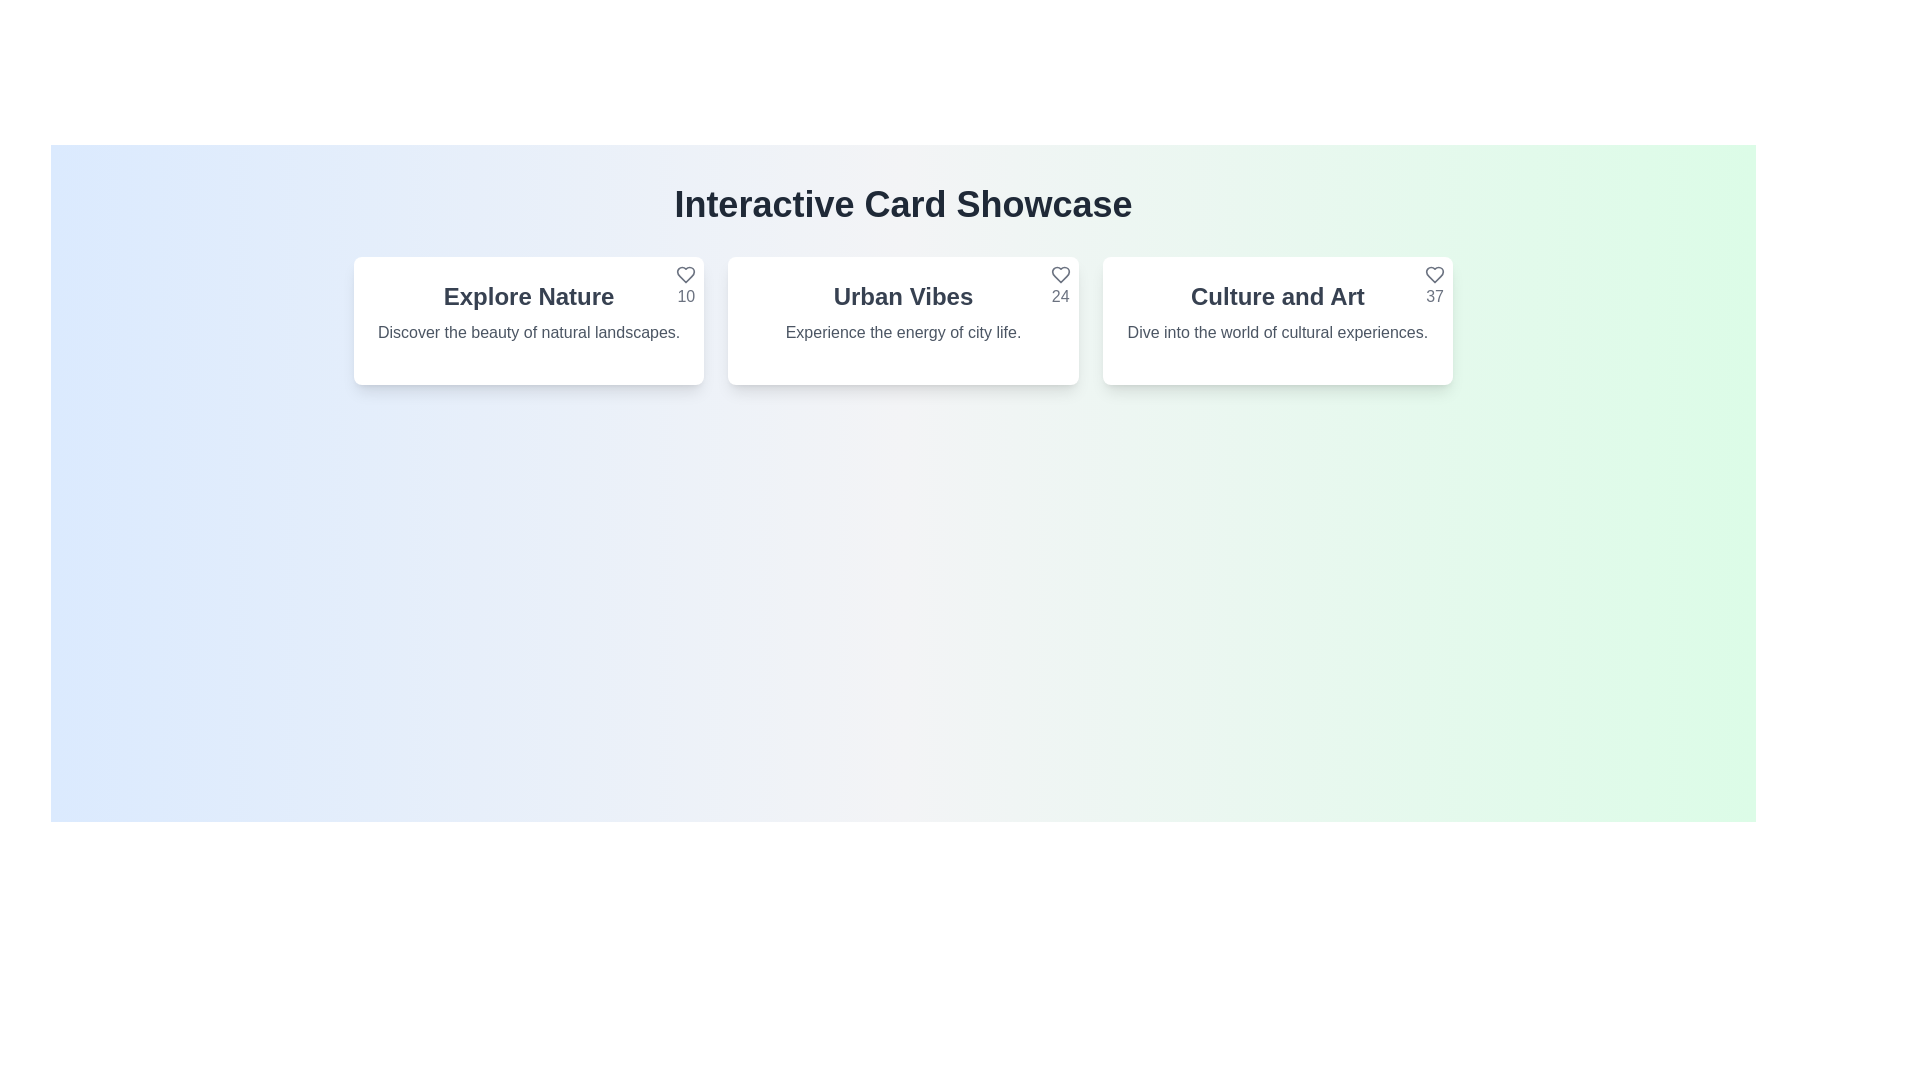  I want to click on the heart-shaped vector icon located in the top-right corner of the 'Culture and Art' card, adjacent to the numeric text '37', so click(1434, 274).